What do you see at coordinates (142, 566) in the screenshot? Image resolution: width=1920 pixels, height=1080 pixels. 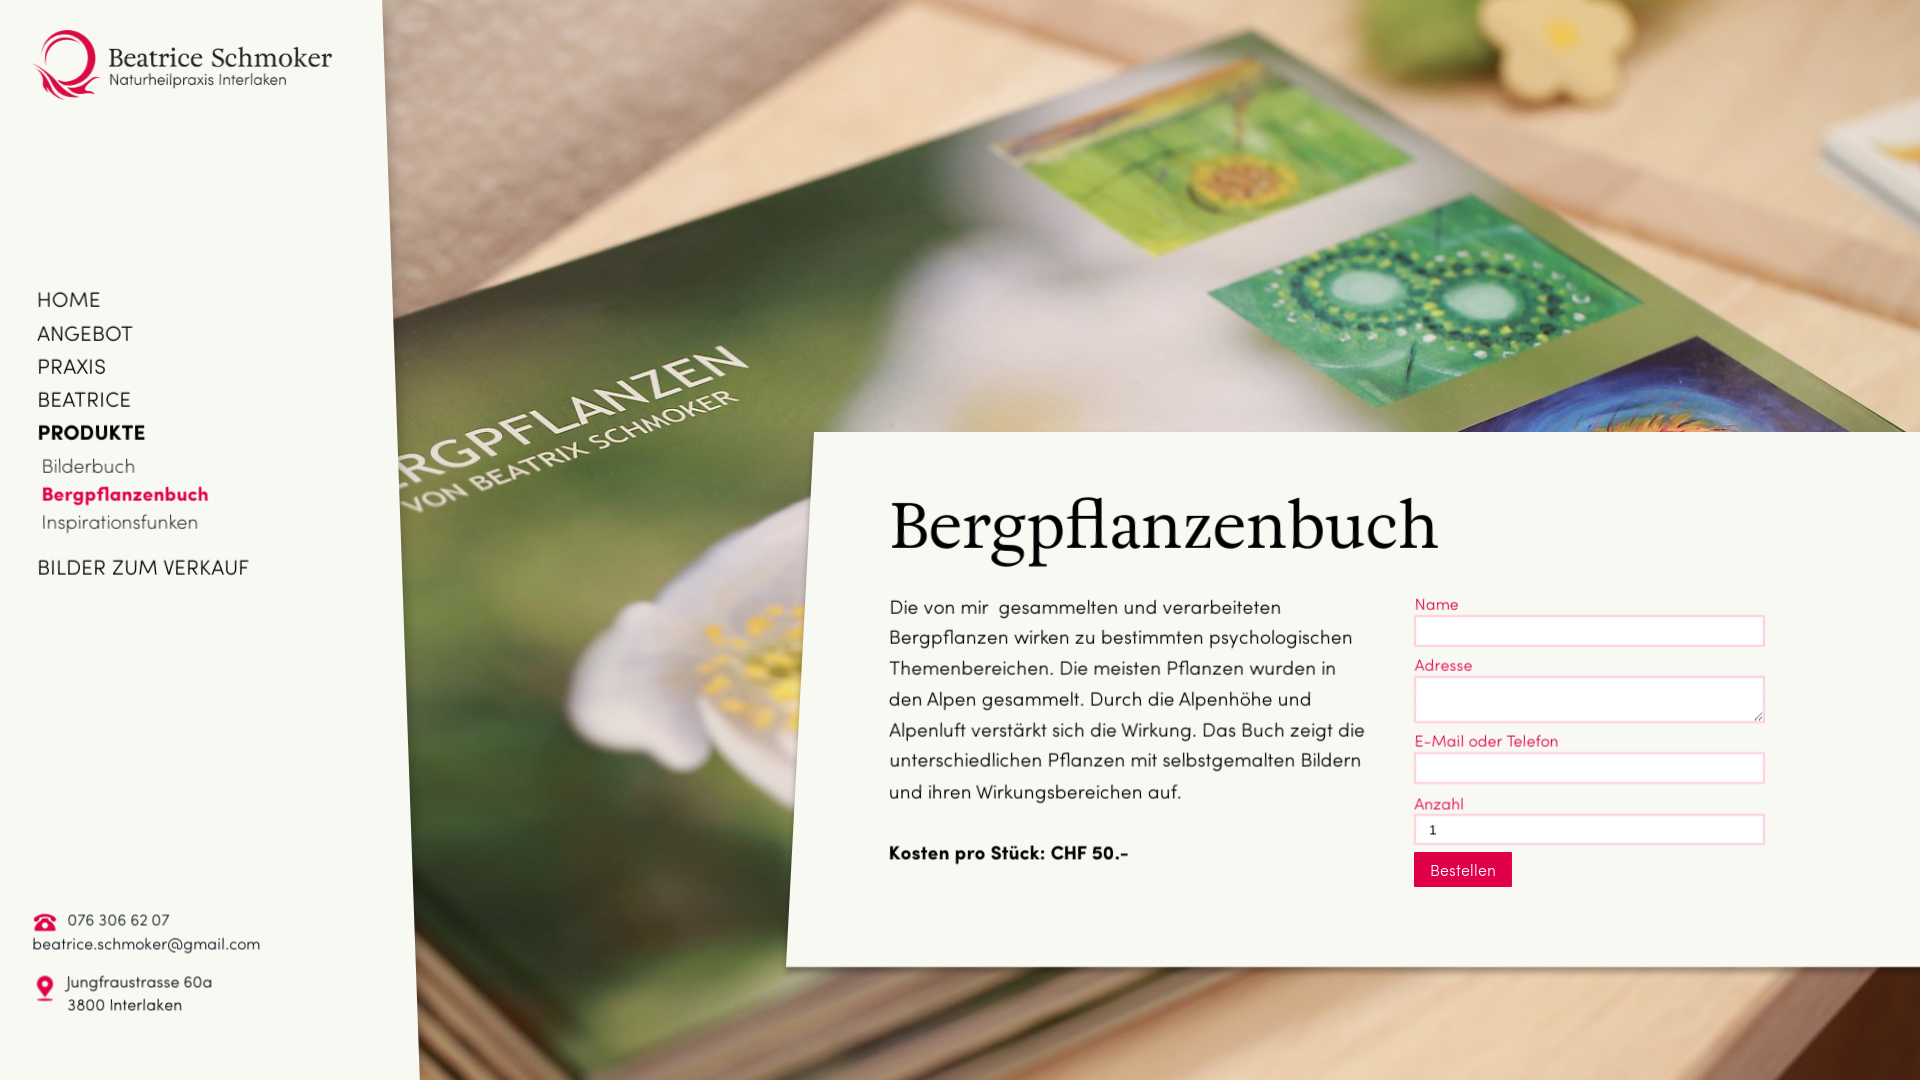 I see `'BILDER ZUM VERKAUF'` at bounding box center [142, 566].